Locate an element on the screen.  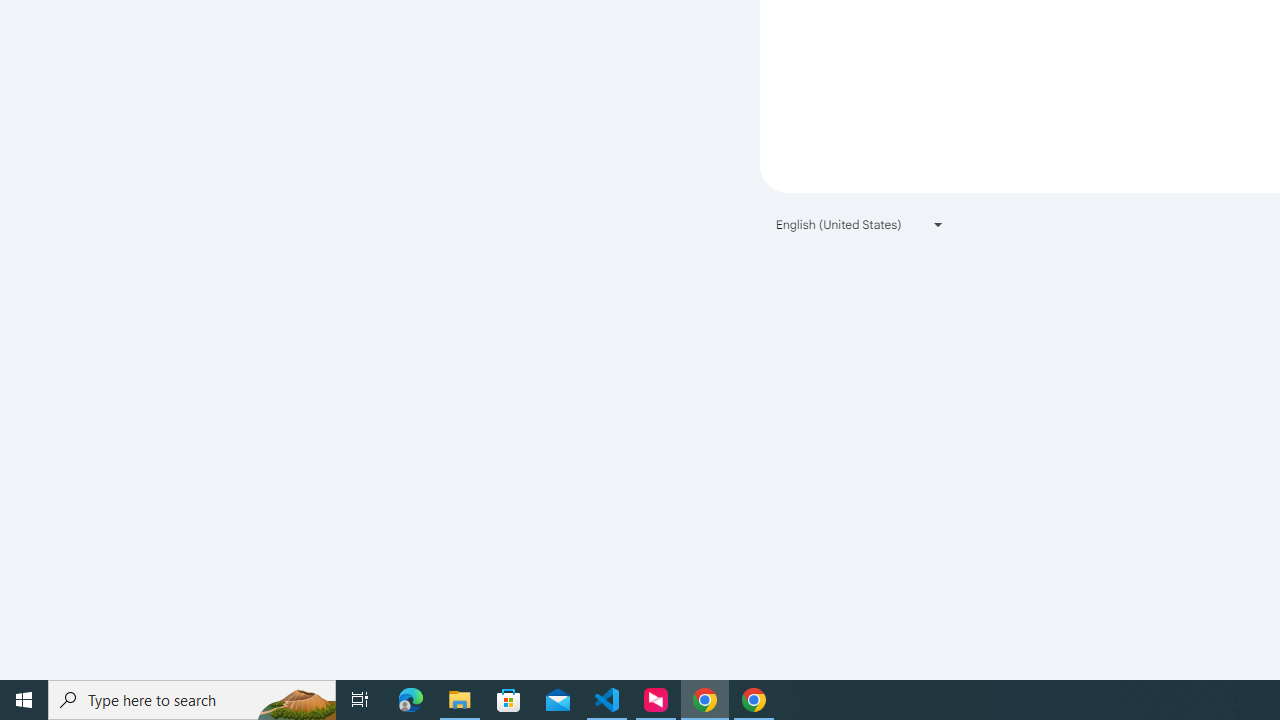
'English (United States)' is located at coordinates (860, 224).